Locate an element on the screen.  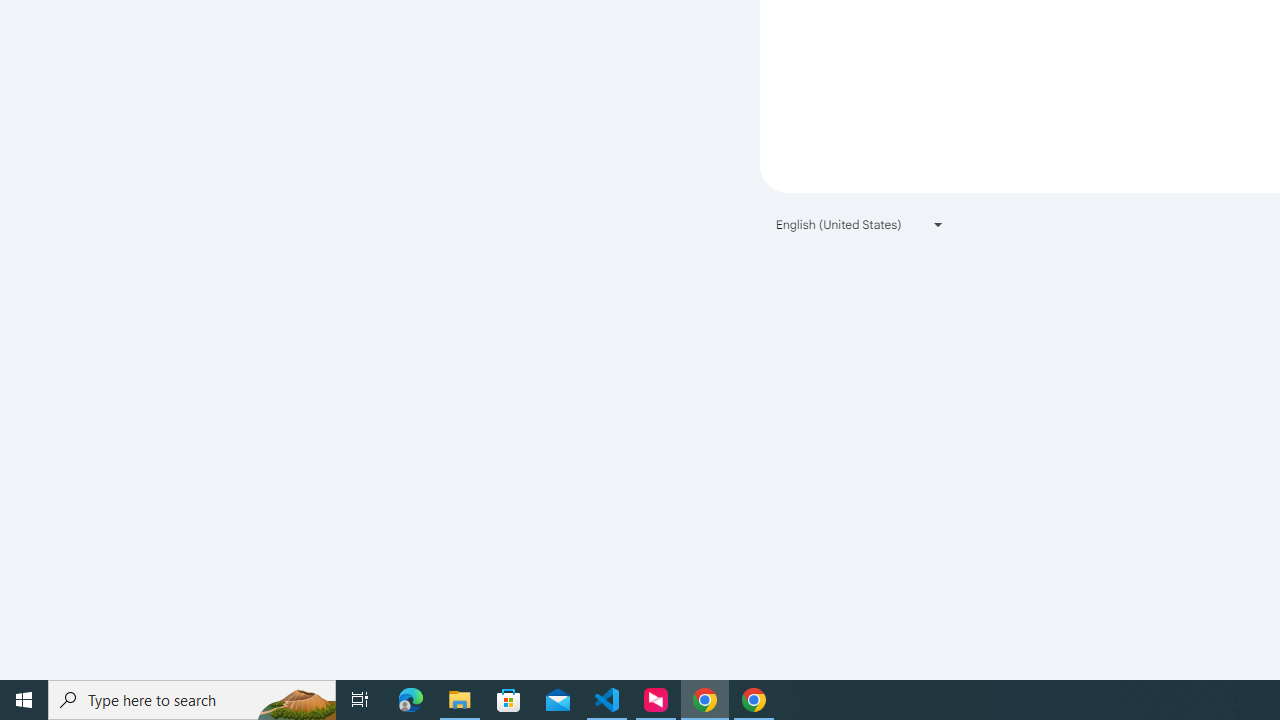
'English (United States)' is located at coordinates (860, 224).